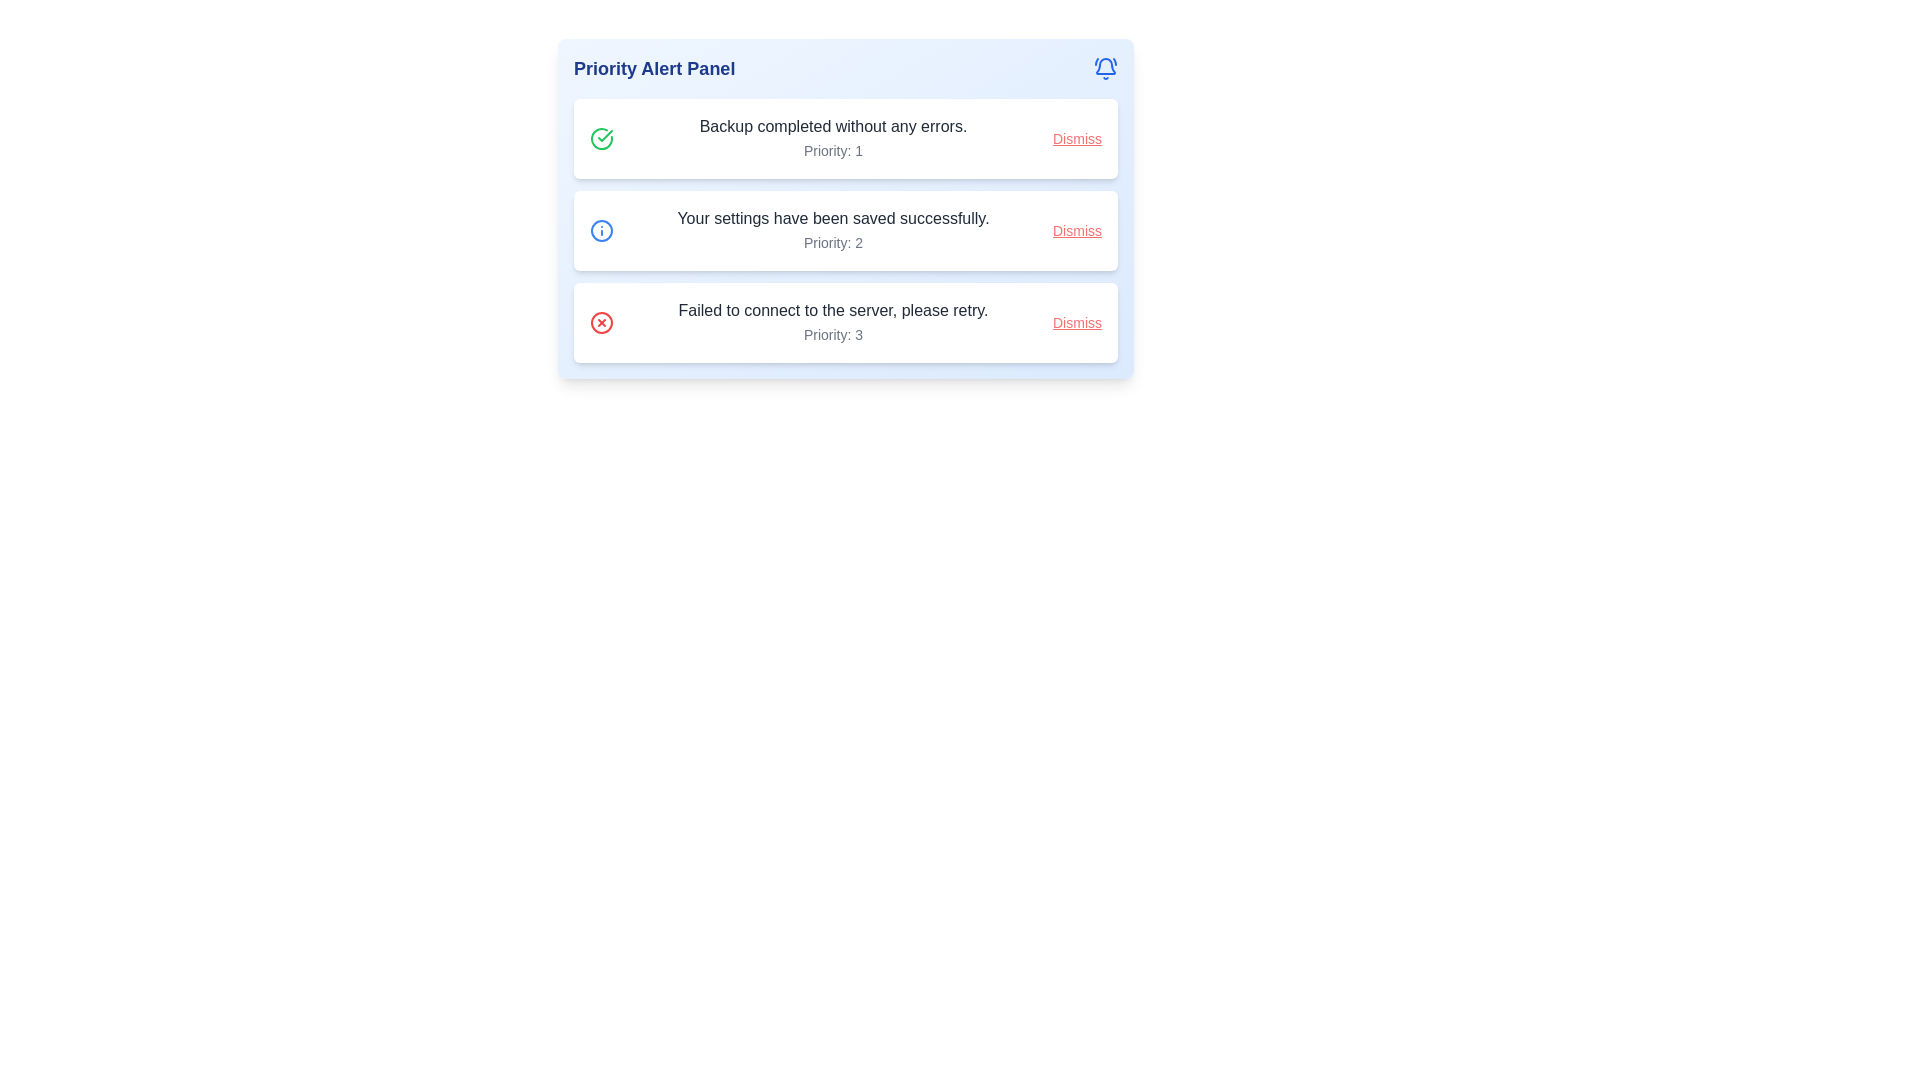 The height and width of the screenshot is (1080, 1920). What do you see at coordinates (600, 322) in the screenshot?
I see `the error icon located in the lower part of the notification card displaying the message 'Failed to connect to the server, please retry.' in the 'Priority Alert Panel.'` at bounding box center [600, 322].